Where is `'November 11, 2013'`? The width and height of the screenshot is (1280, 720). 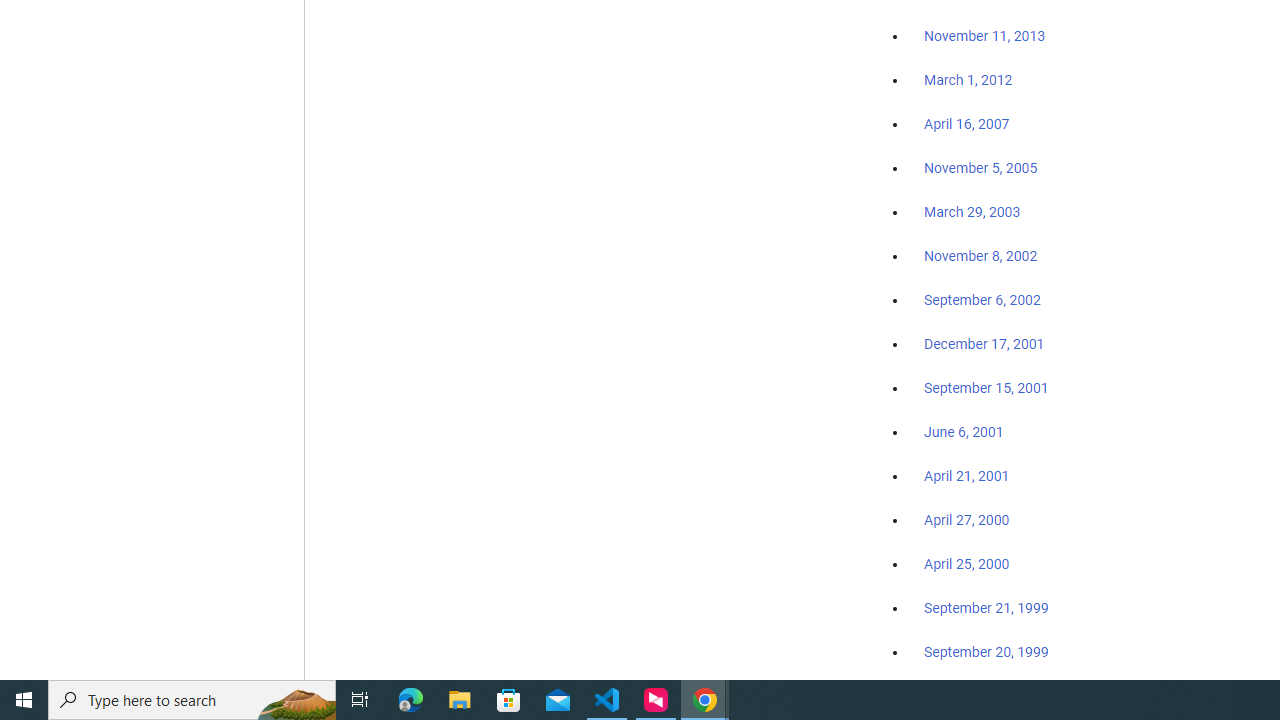
'November 11, 2013' is located at coordinates (984, 37).